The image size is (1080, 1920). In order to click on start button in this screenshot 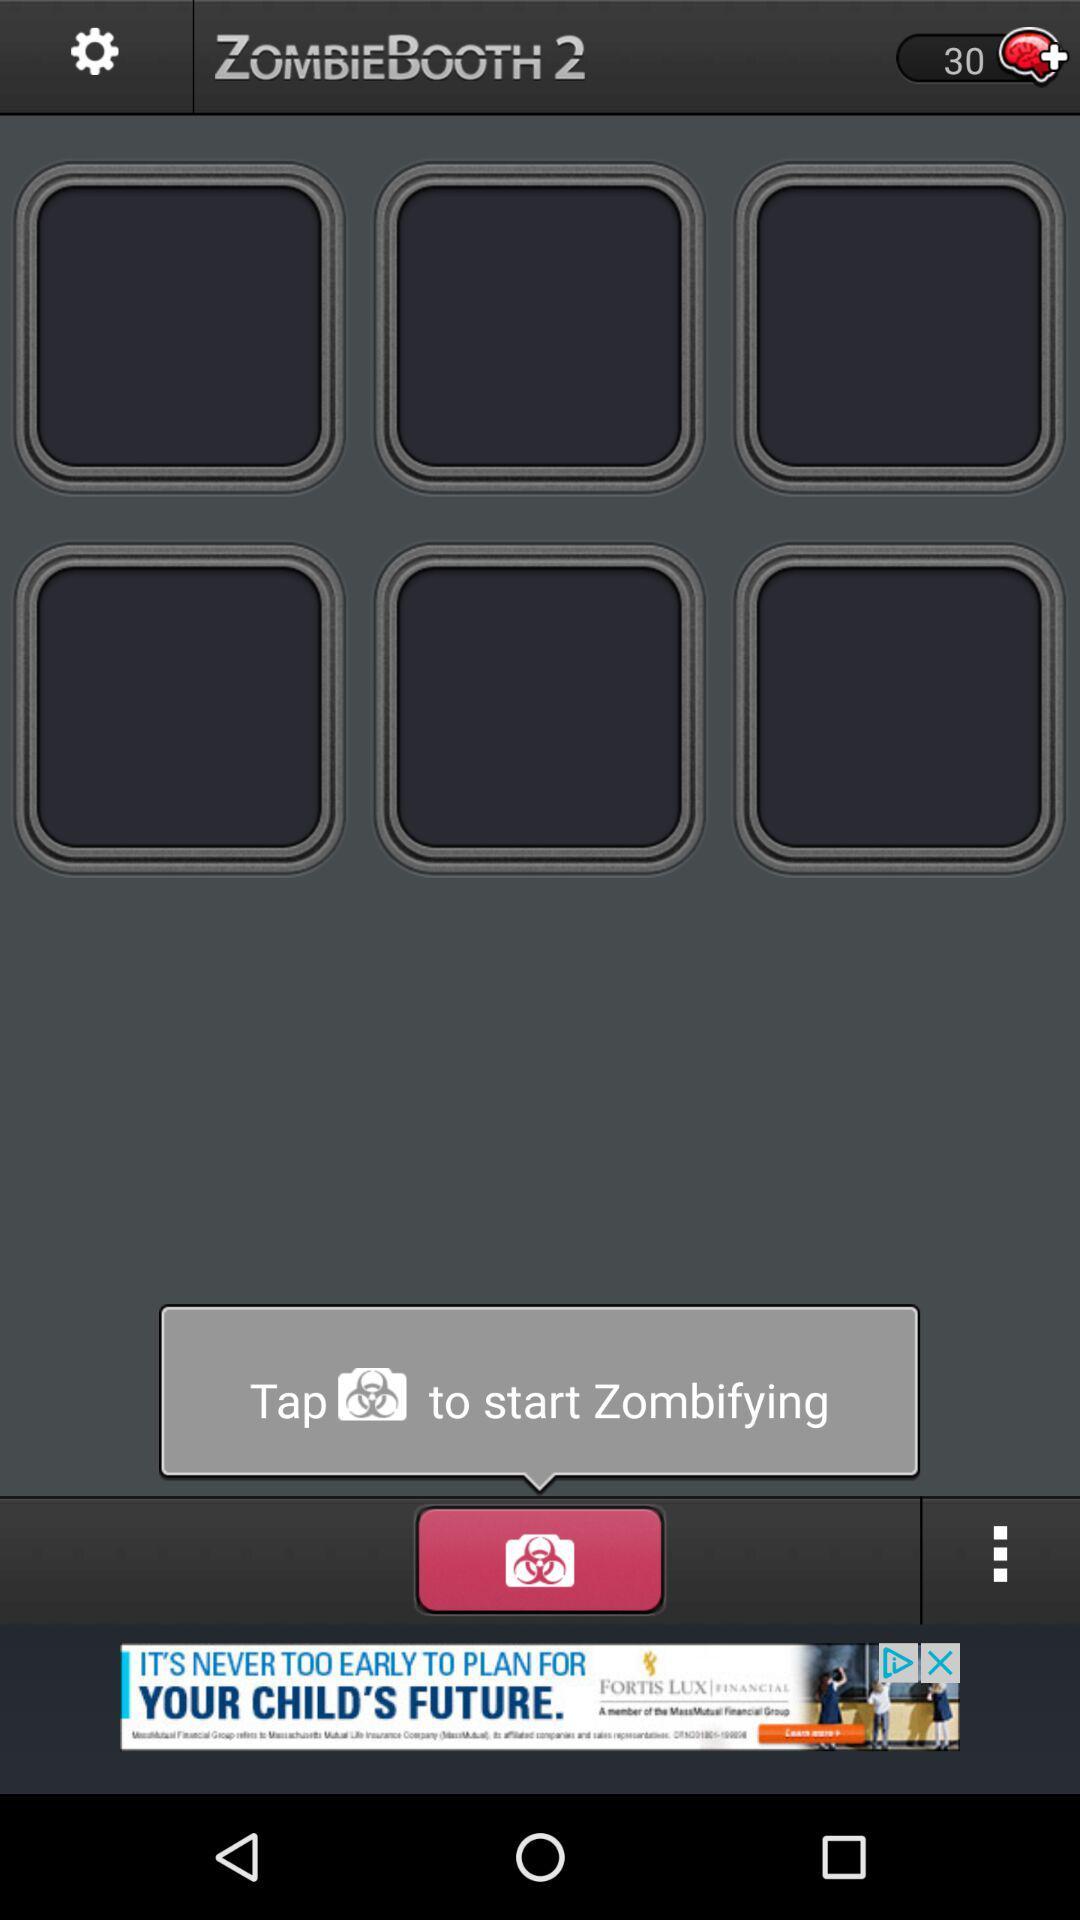, I will do `click(538, 1399)`.